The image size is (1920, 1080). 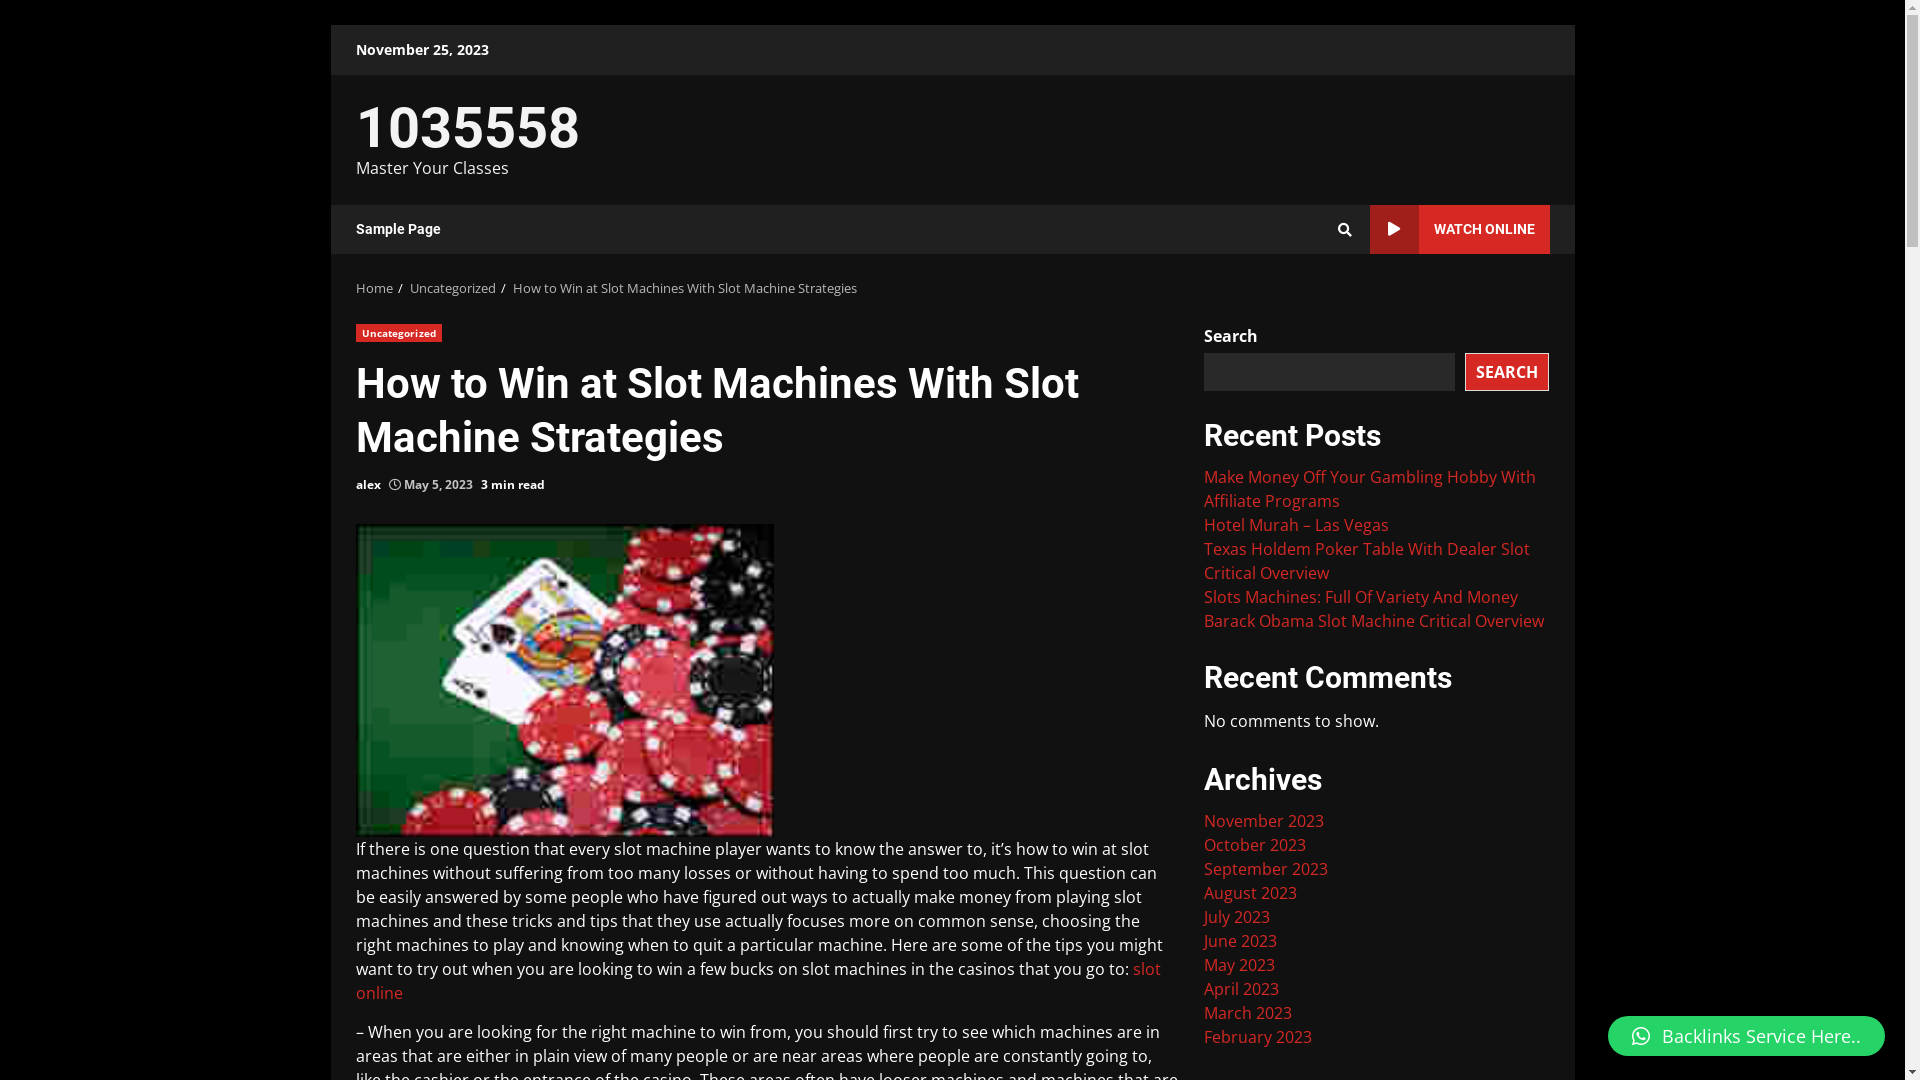 What do you see at coordinates (1360, 596) in the screenshot?
I see `'Slots Machines: Full Of Variety And Money'` at bounding box center [1360, 596].